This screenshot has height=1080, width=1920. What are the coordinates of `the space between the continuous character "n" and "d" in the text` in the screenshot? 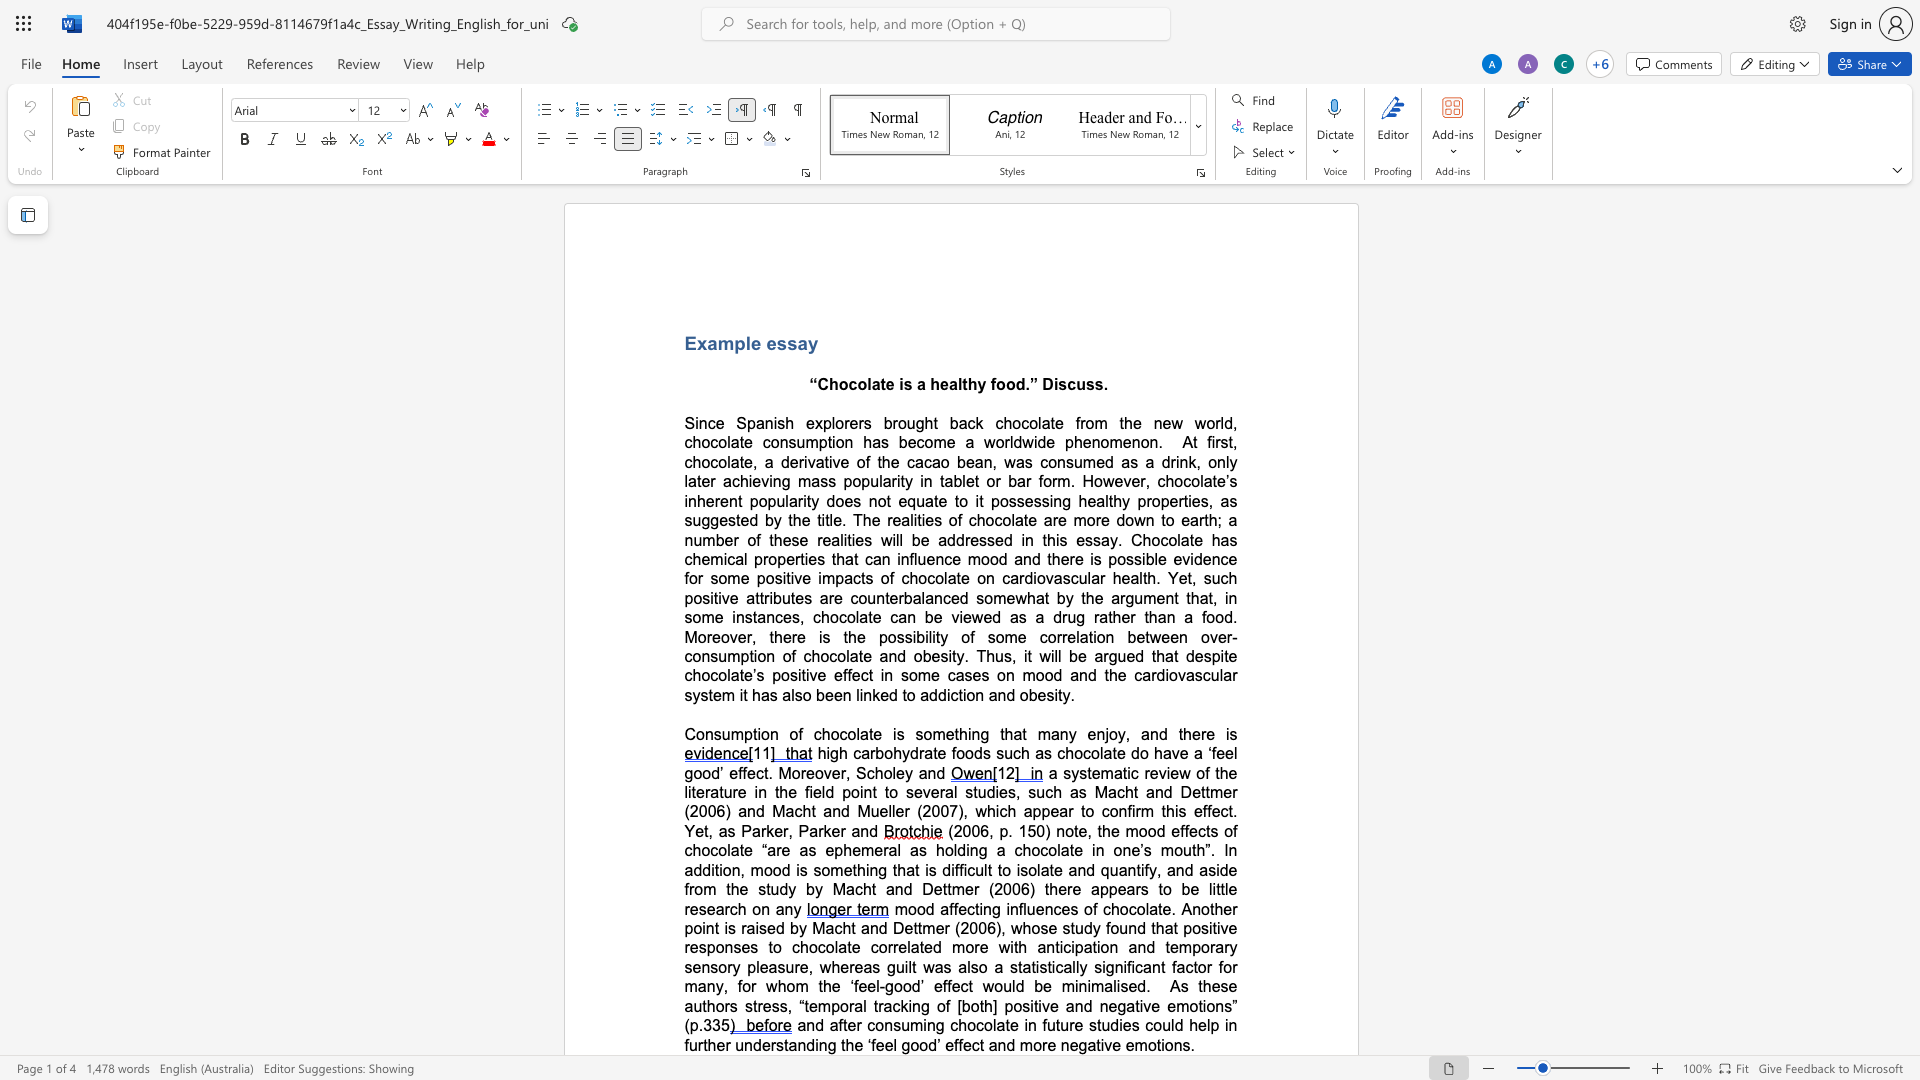 It's located at (935, 772).